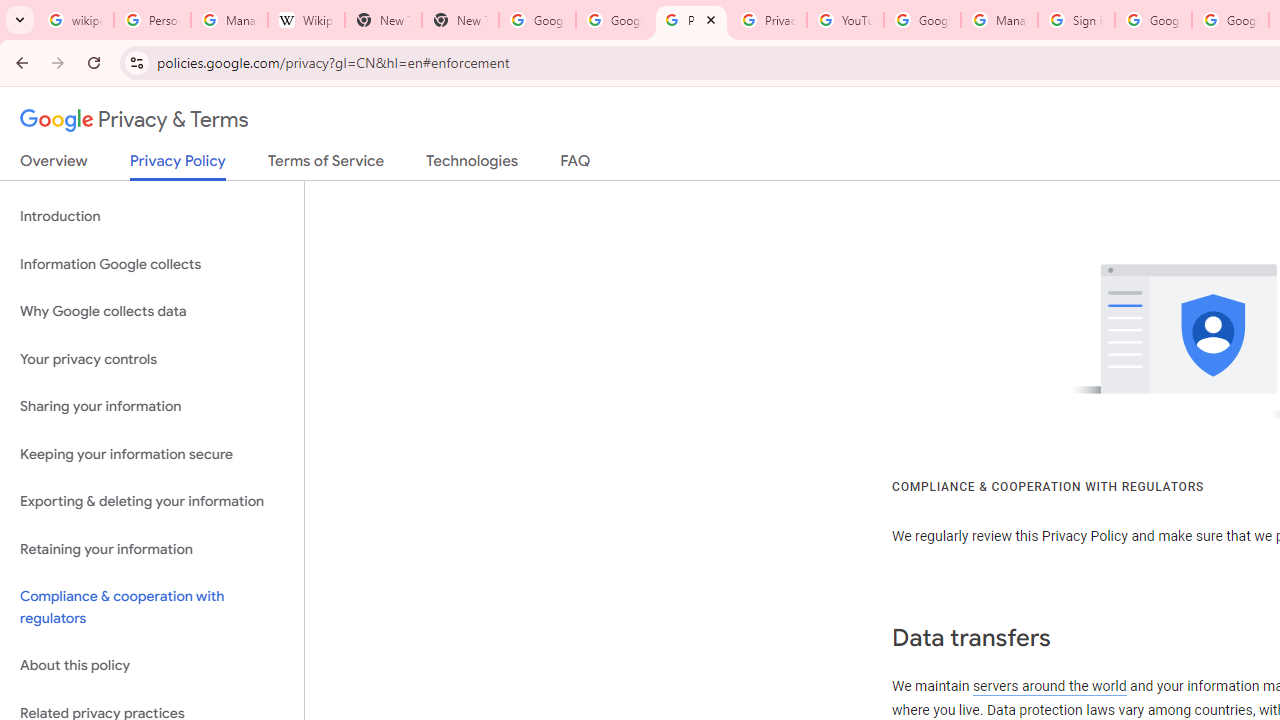 The height and width of the screenshot is (720, 1280). Describe the element at coordinates (151, 454) in the screenshot. I see `'Keeping your information secure'` at that location.